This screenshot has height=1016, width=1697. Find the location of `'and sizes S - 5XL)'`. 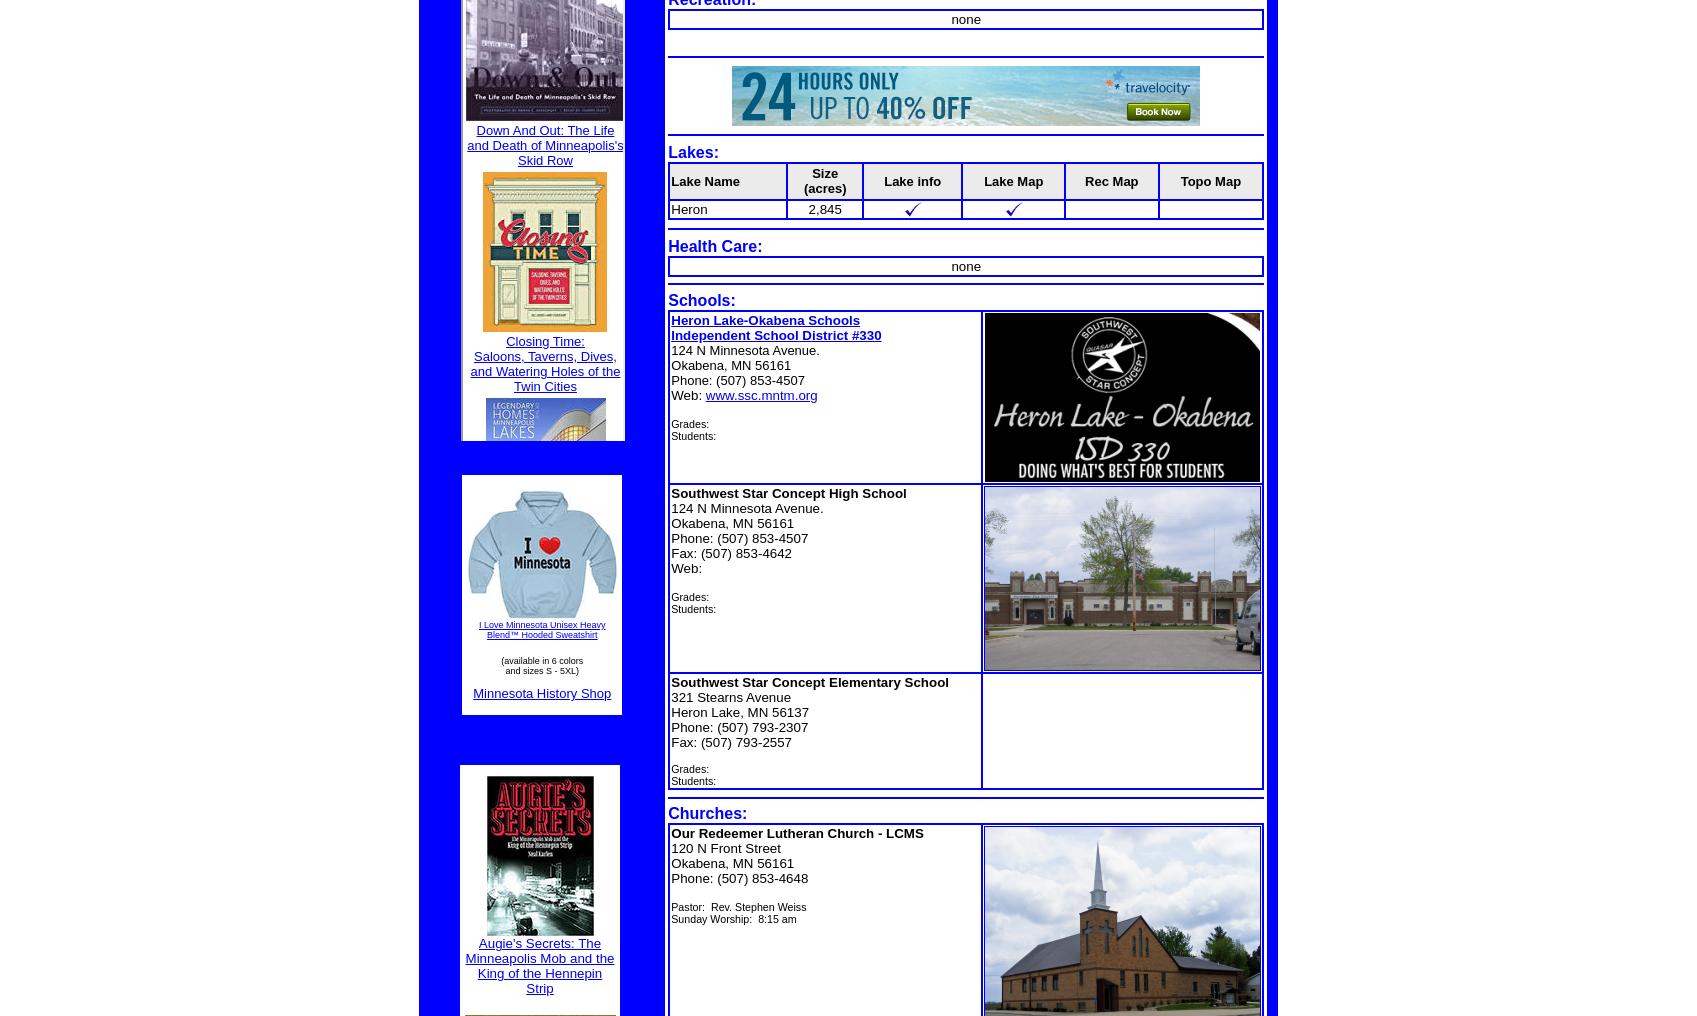

'and sizes S - 5XL)' is located at coordinates (541, 669).